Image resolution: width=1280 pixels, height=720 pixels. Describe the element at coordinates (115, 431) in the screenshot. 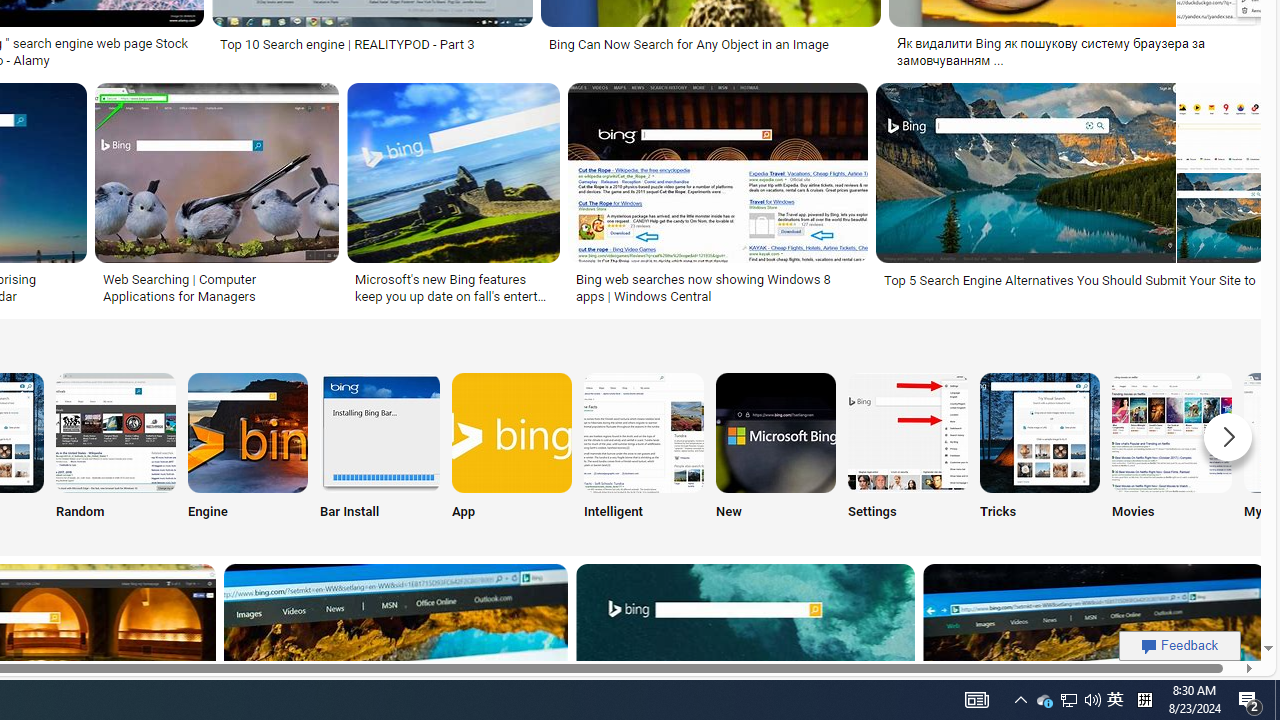

I see `'Bing Random Search'` at that location.